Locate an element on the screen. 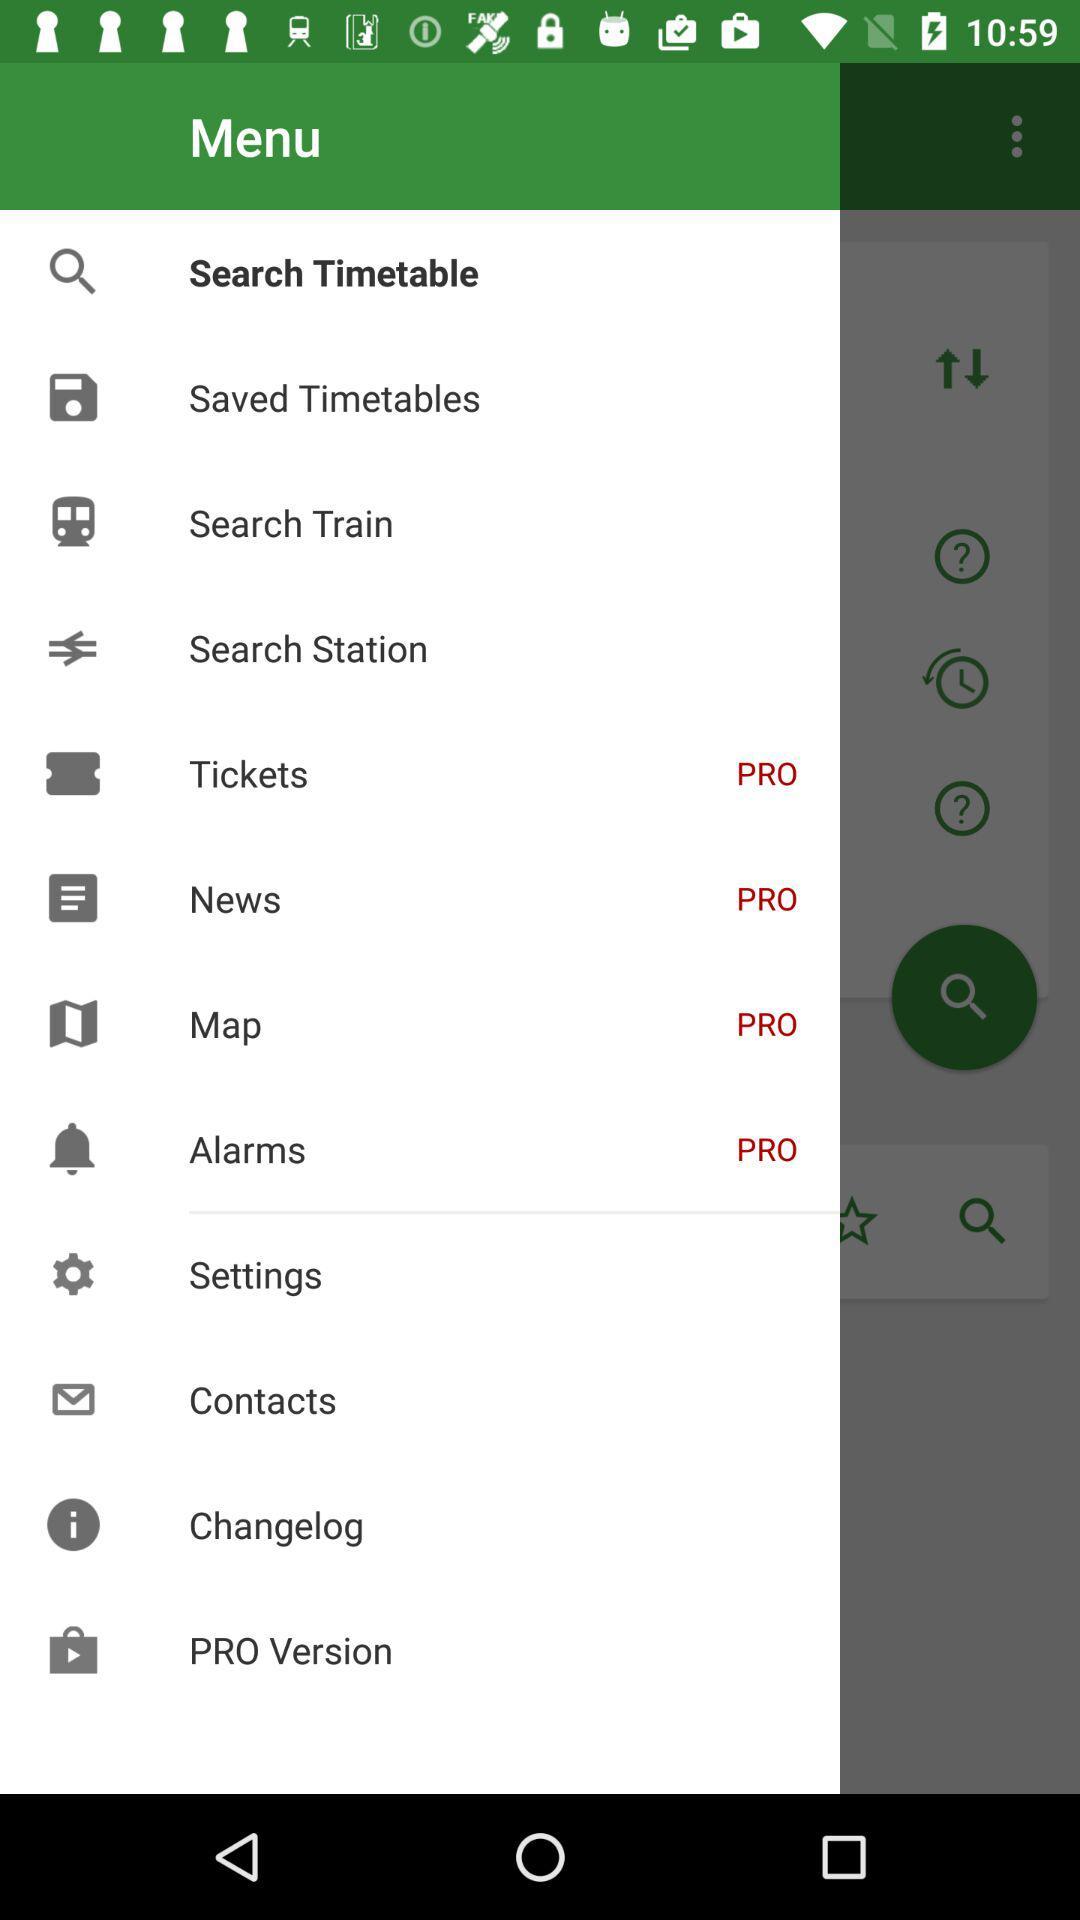 The image size is (1080, 1920). second search icon in middle right of page is located at coordinates (982, 1220).